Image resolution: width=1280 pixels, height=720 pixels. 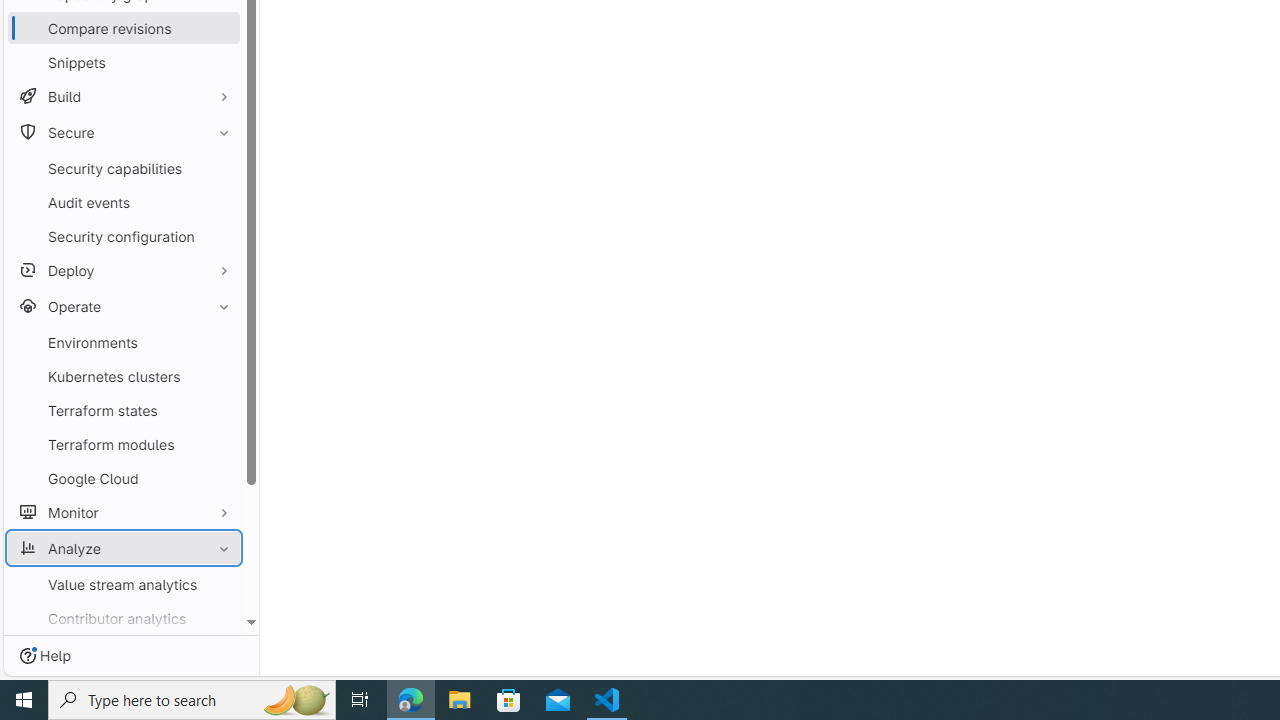 What do you see at coordinates (123, 548) in the screenshot?
I see `'Analyze'` at bounding box center [123, 548].